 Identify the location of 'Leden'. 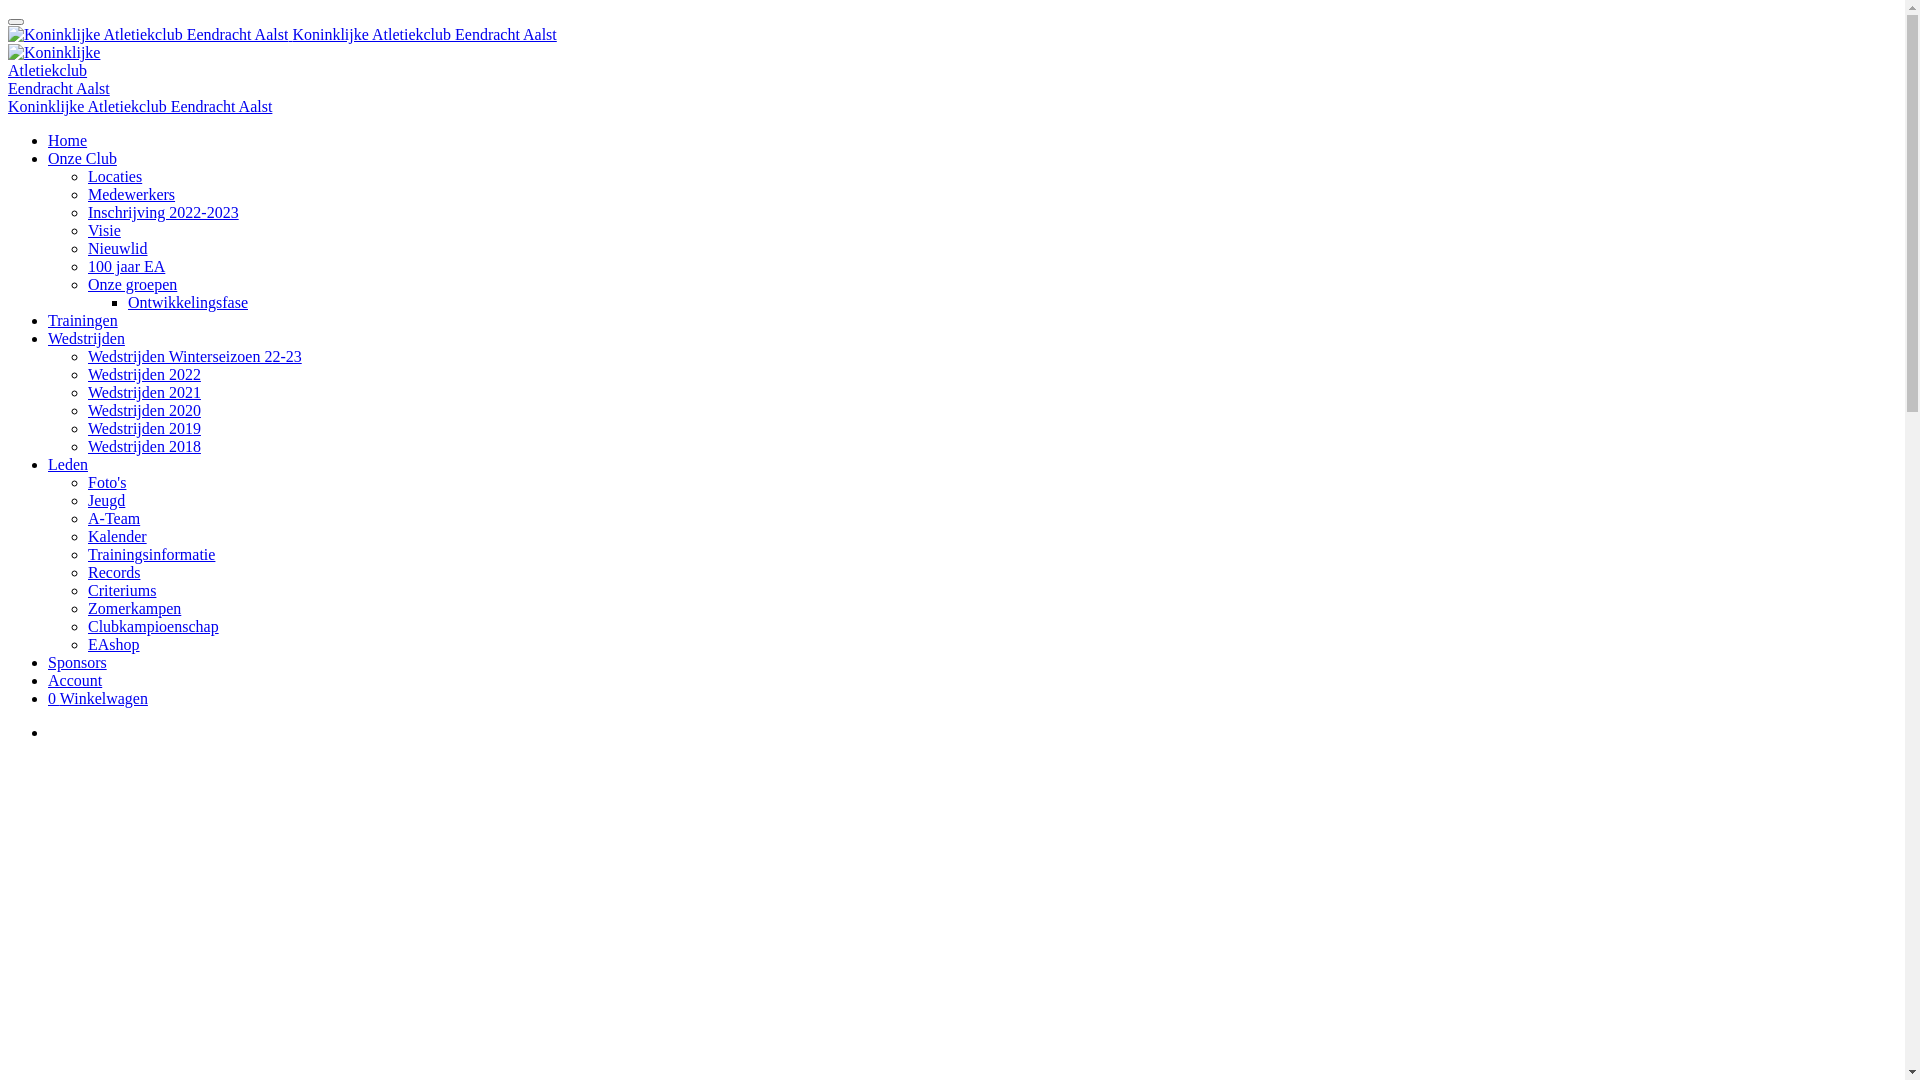
(67, 464).